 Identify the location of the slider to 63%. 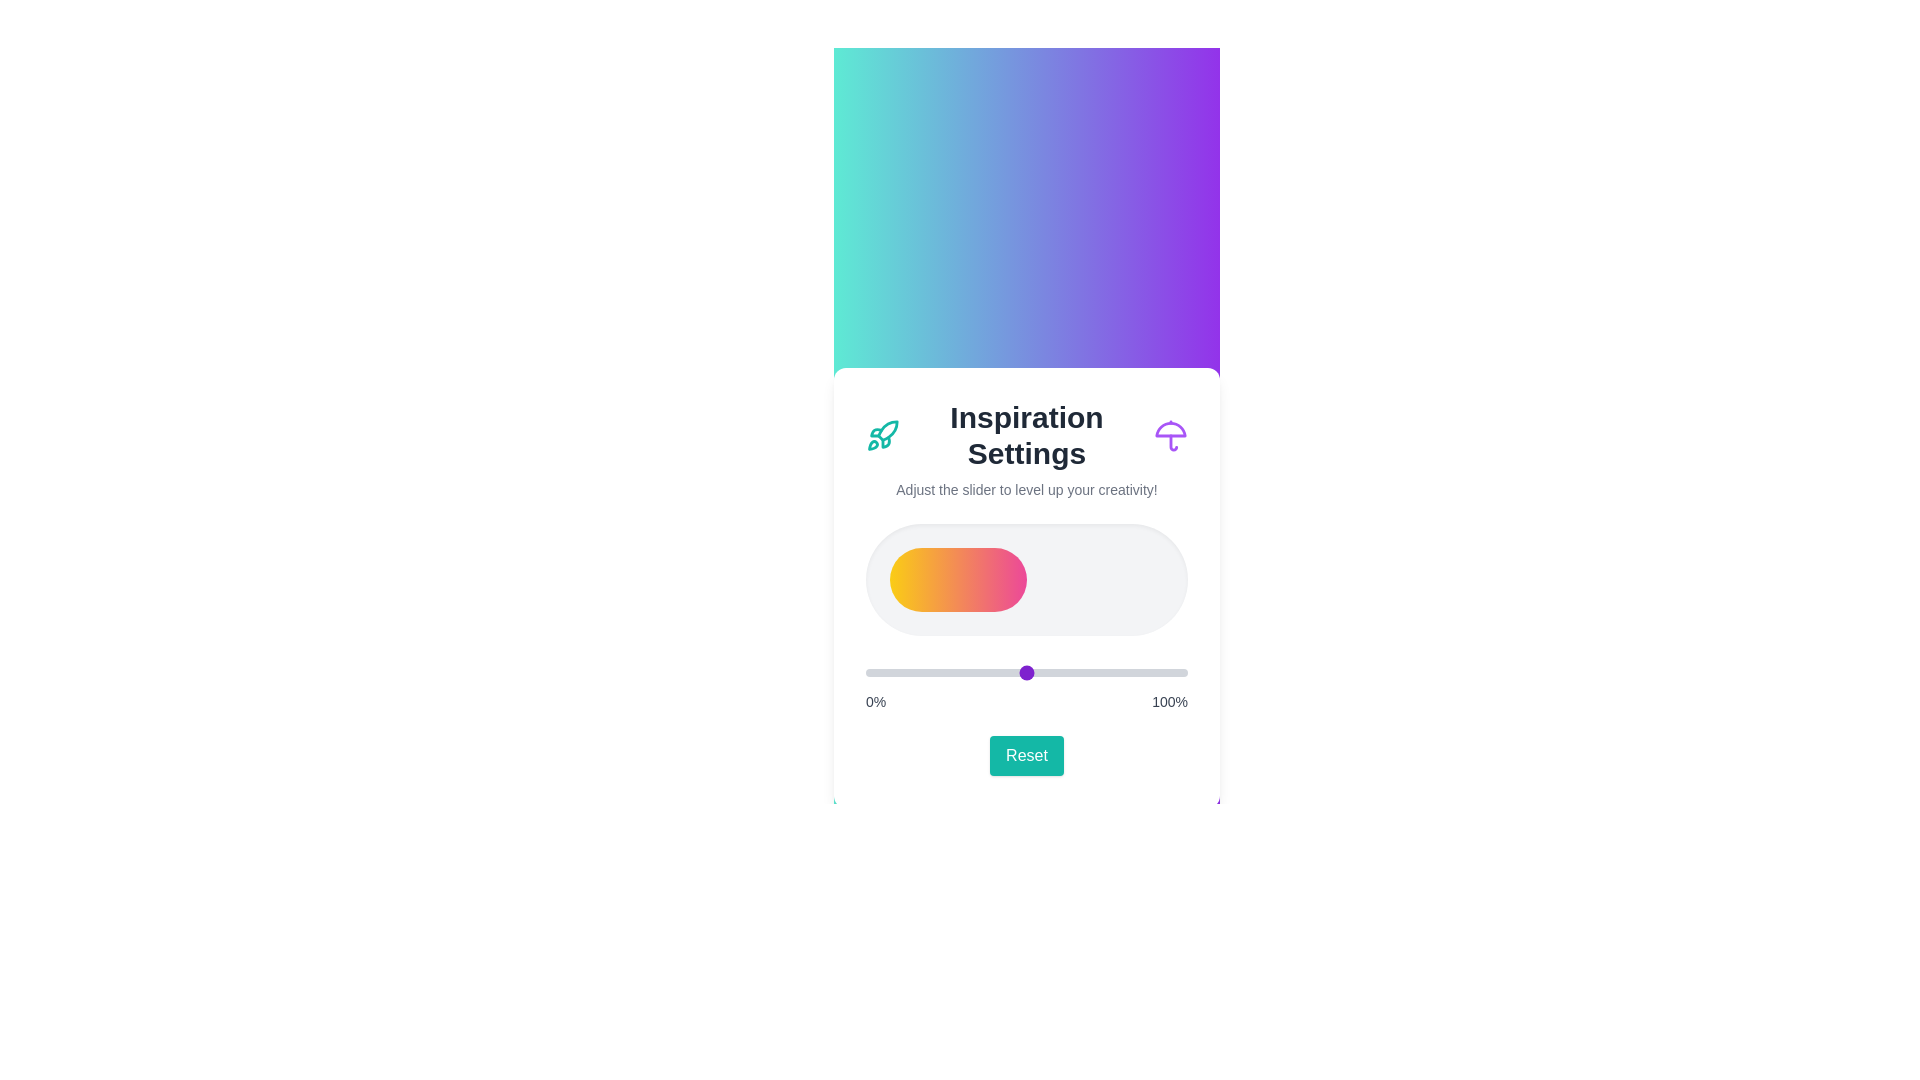
(1067, 672).